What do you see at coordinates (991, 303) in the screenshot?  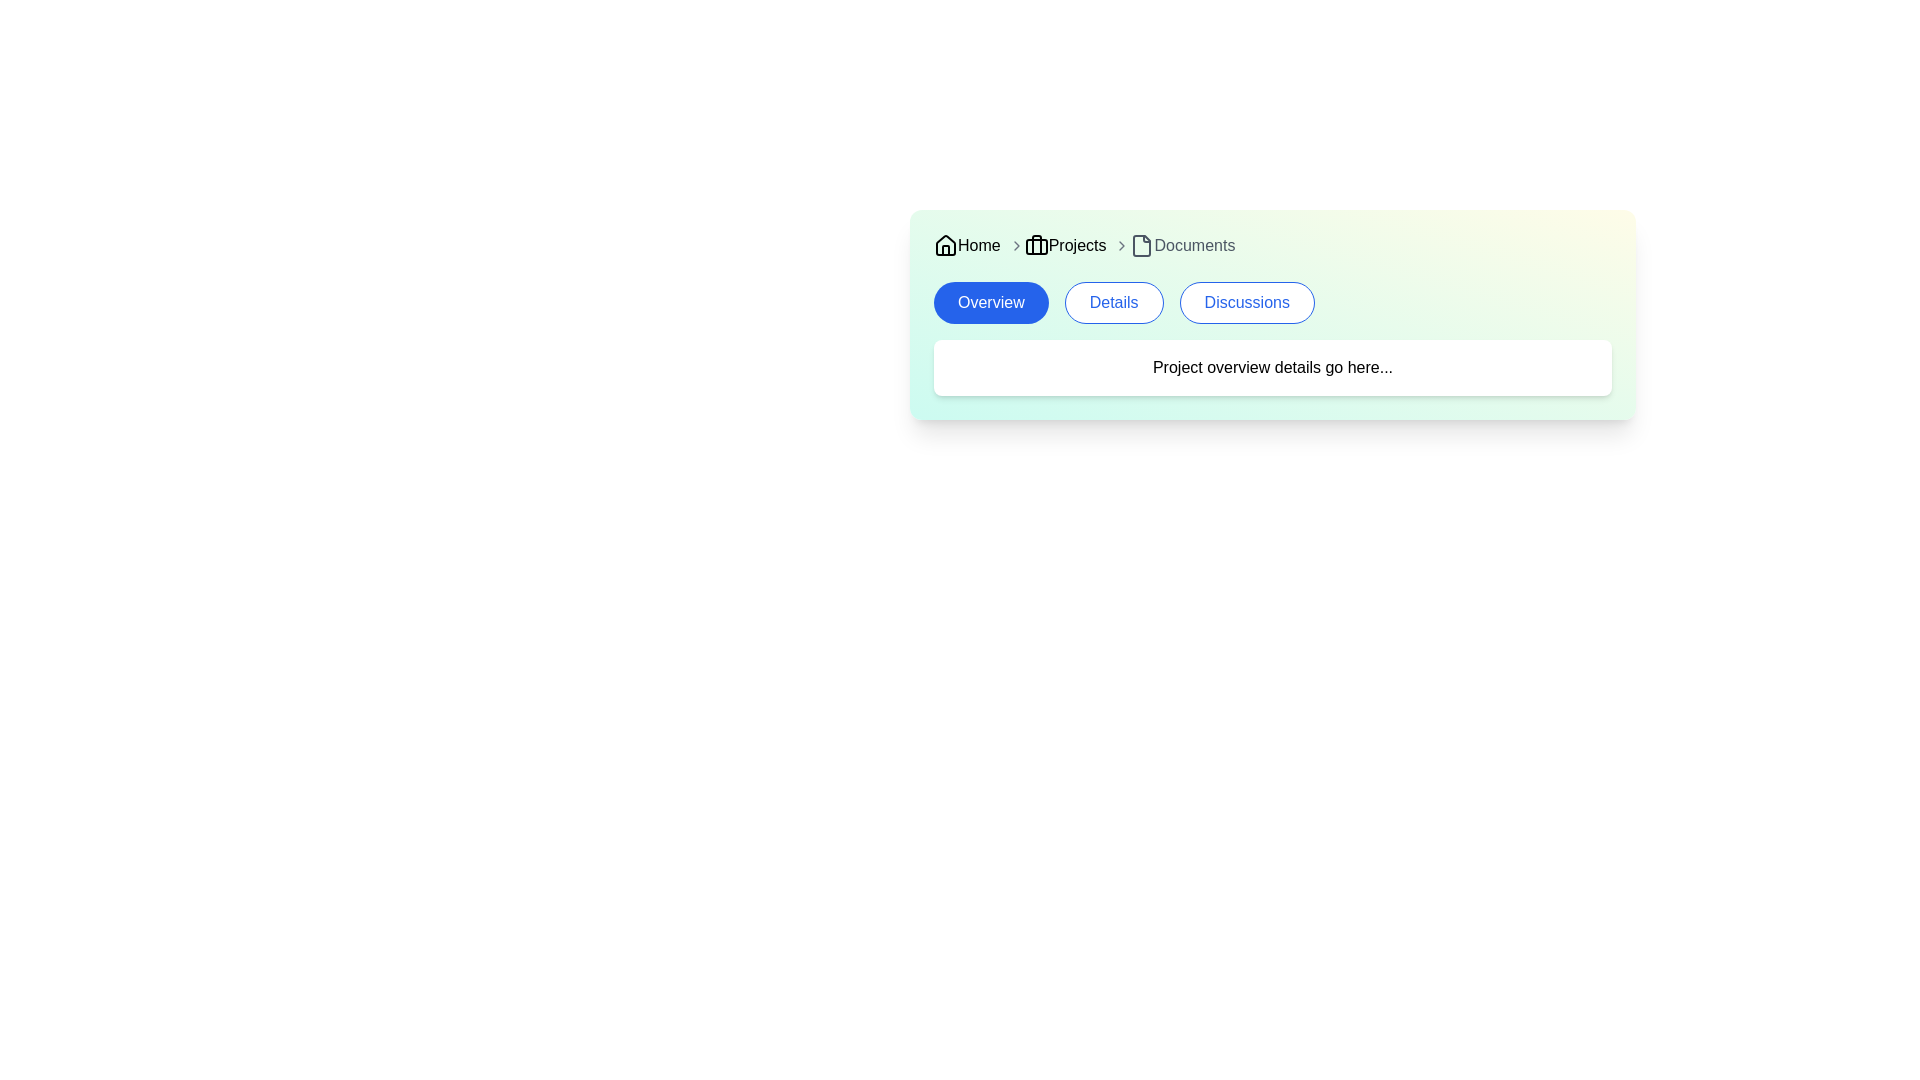 I see `keyboard navigation` at bounding box center [991, 303].